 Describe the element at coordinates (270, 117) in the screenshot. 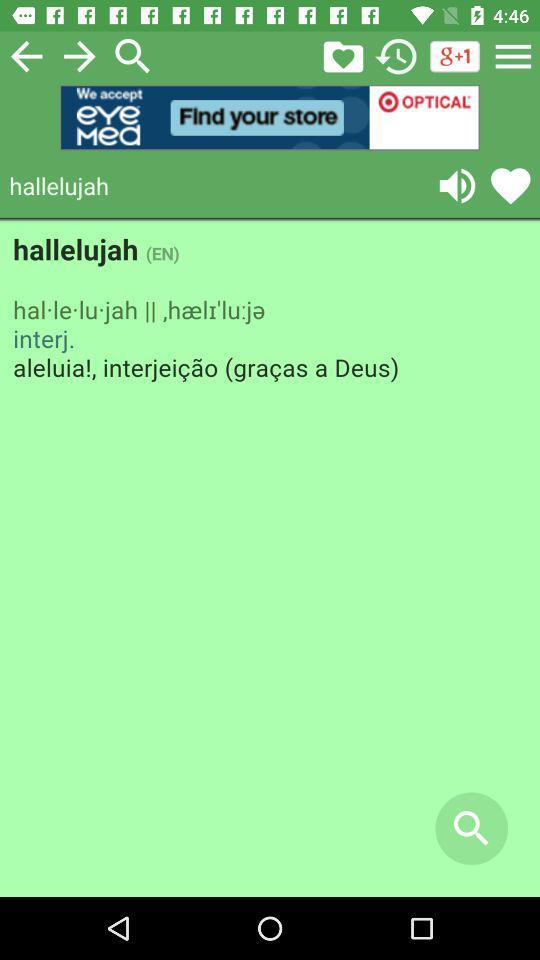

I see `the advertisement` at that location.